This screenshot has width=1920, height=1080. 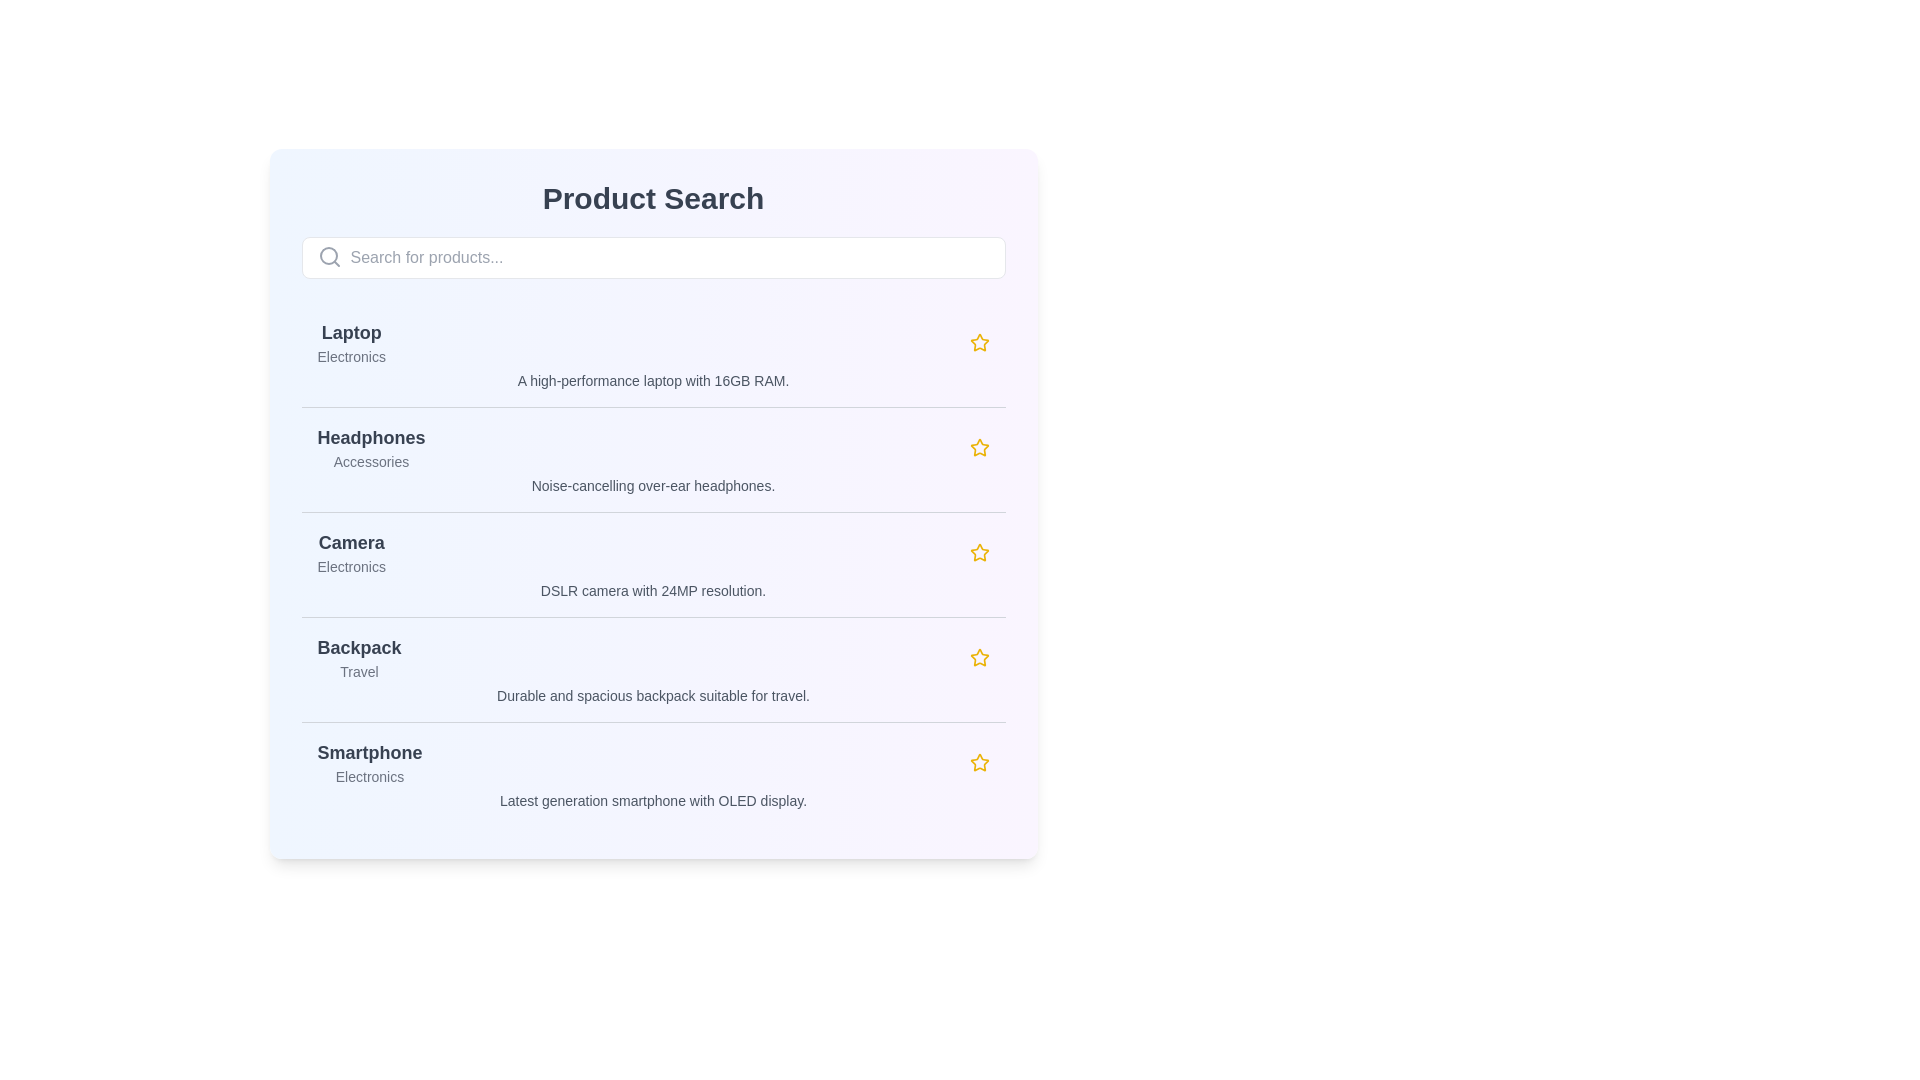 I want to click on textual description element located under the 'Accessories' header in the 'Headphones' section, so click(x=653, y=486).